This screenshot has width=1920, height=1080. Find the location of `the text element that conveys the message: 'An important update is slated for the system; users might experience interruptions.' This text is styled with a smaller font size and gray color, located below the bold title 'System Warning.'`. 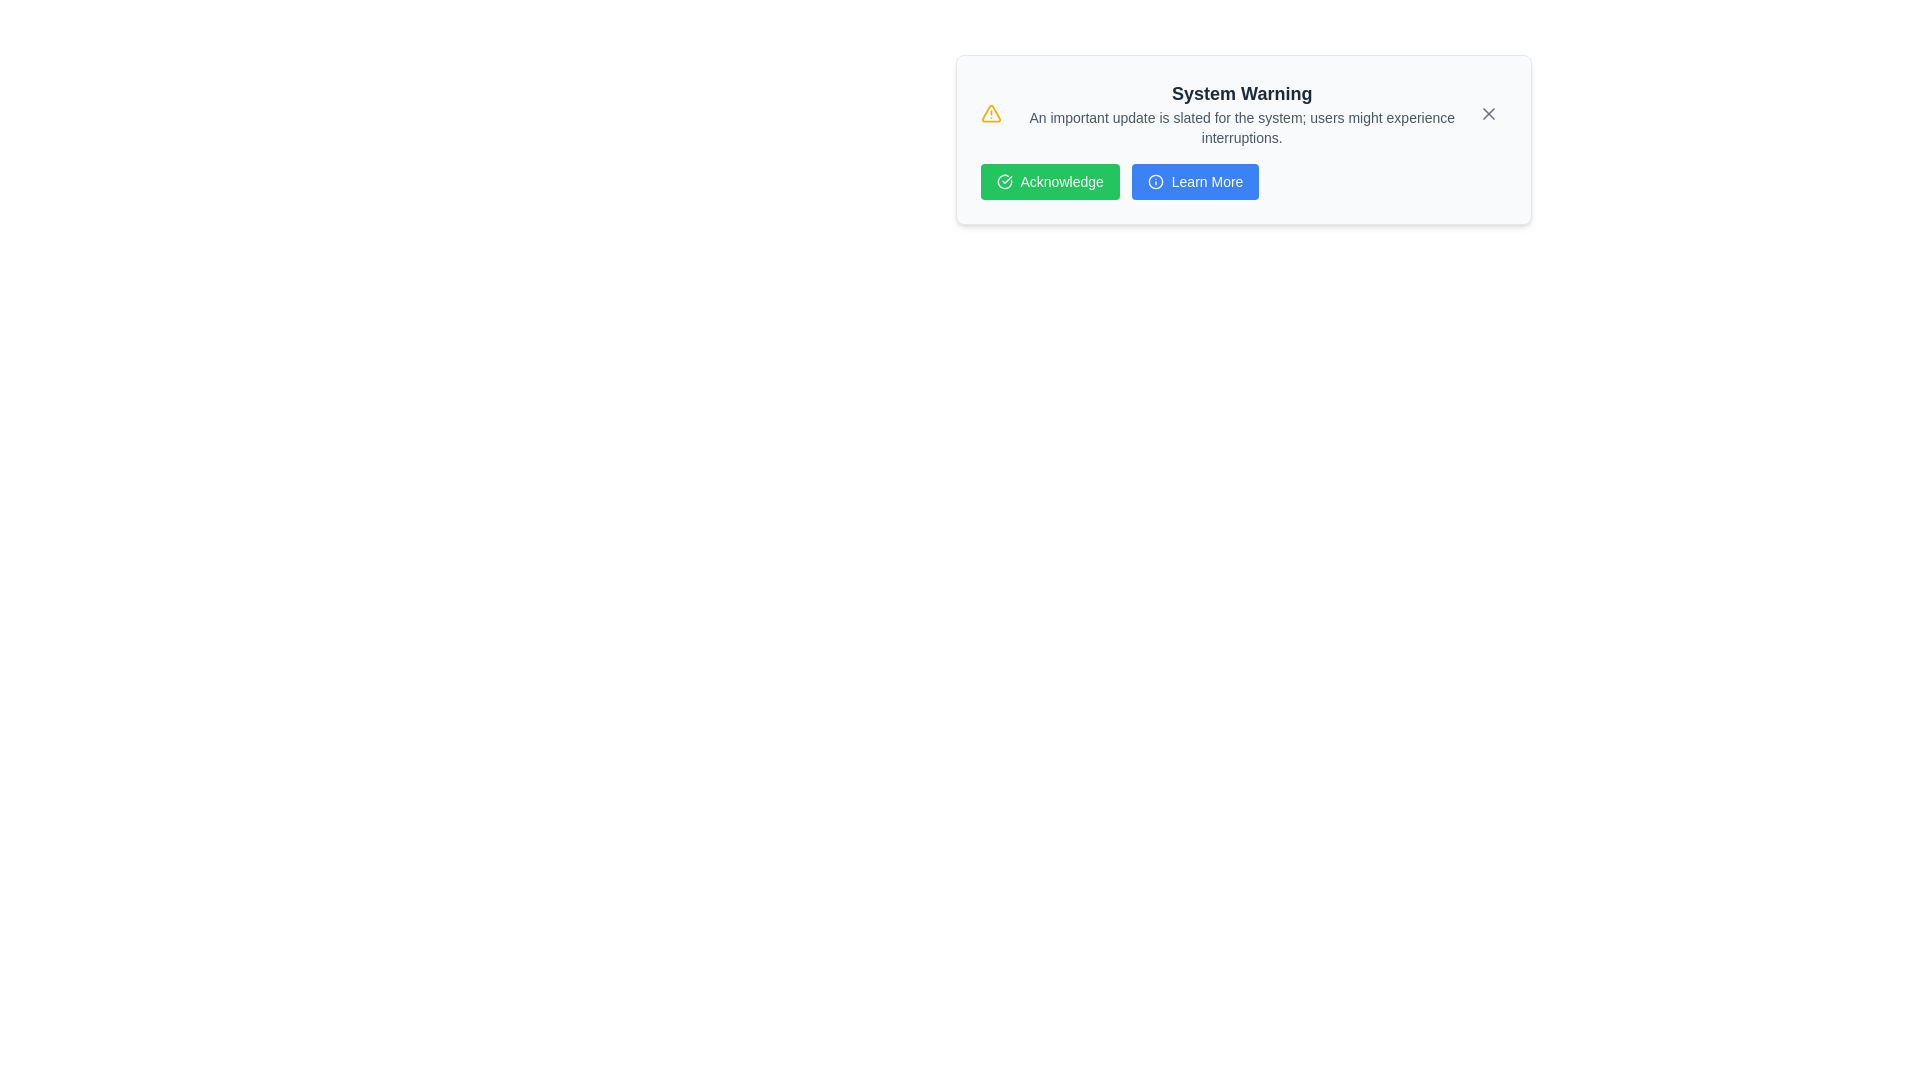

the text element that conveys the message: 'An important update is slated for the system; users might experience interruptions.' This text is styled with a smaller font size and gray color, located below the bold title 'System Warning.' is located at coordinates (1241, 127).